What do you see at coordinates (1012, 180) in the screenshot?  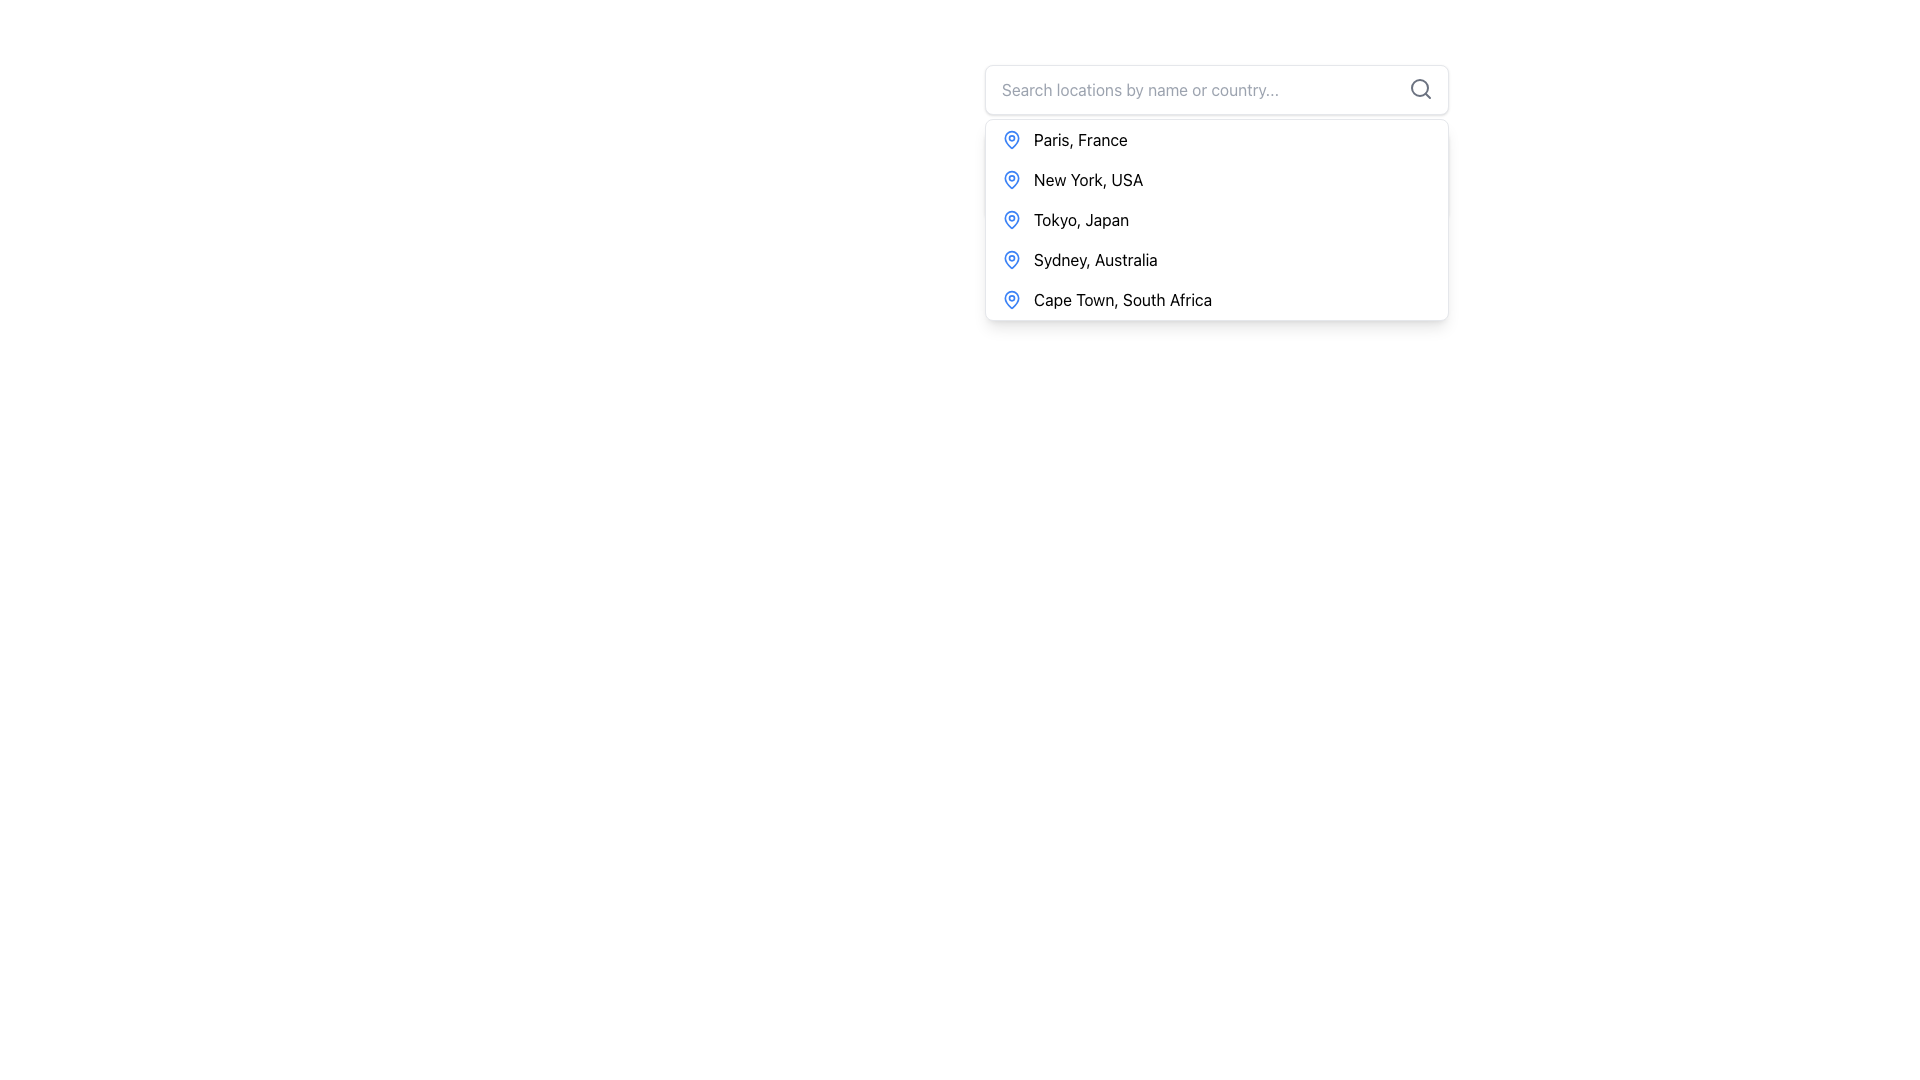 I see `the map pin icon located to the left of the 'New York, USA' text` at bounding box center [1012, 180].